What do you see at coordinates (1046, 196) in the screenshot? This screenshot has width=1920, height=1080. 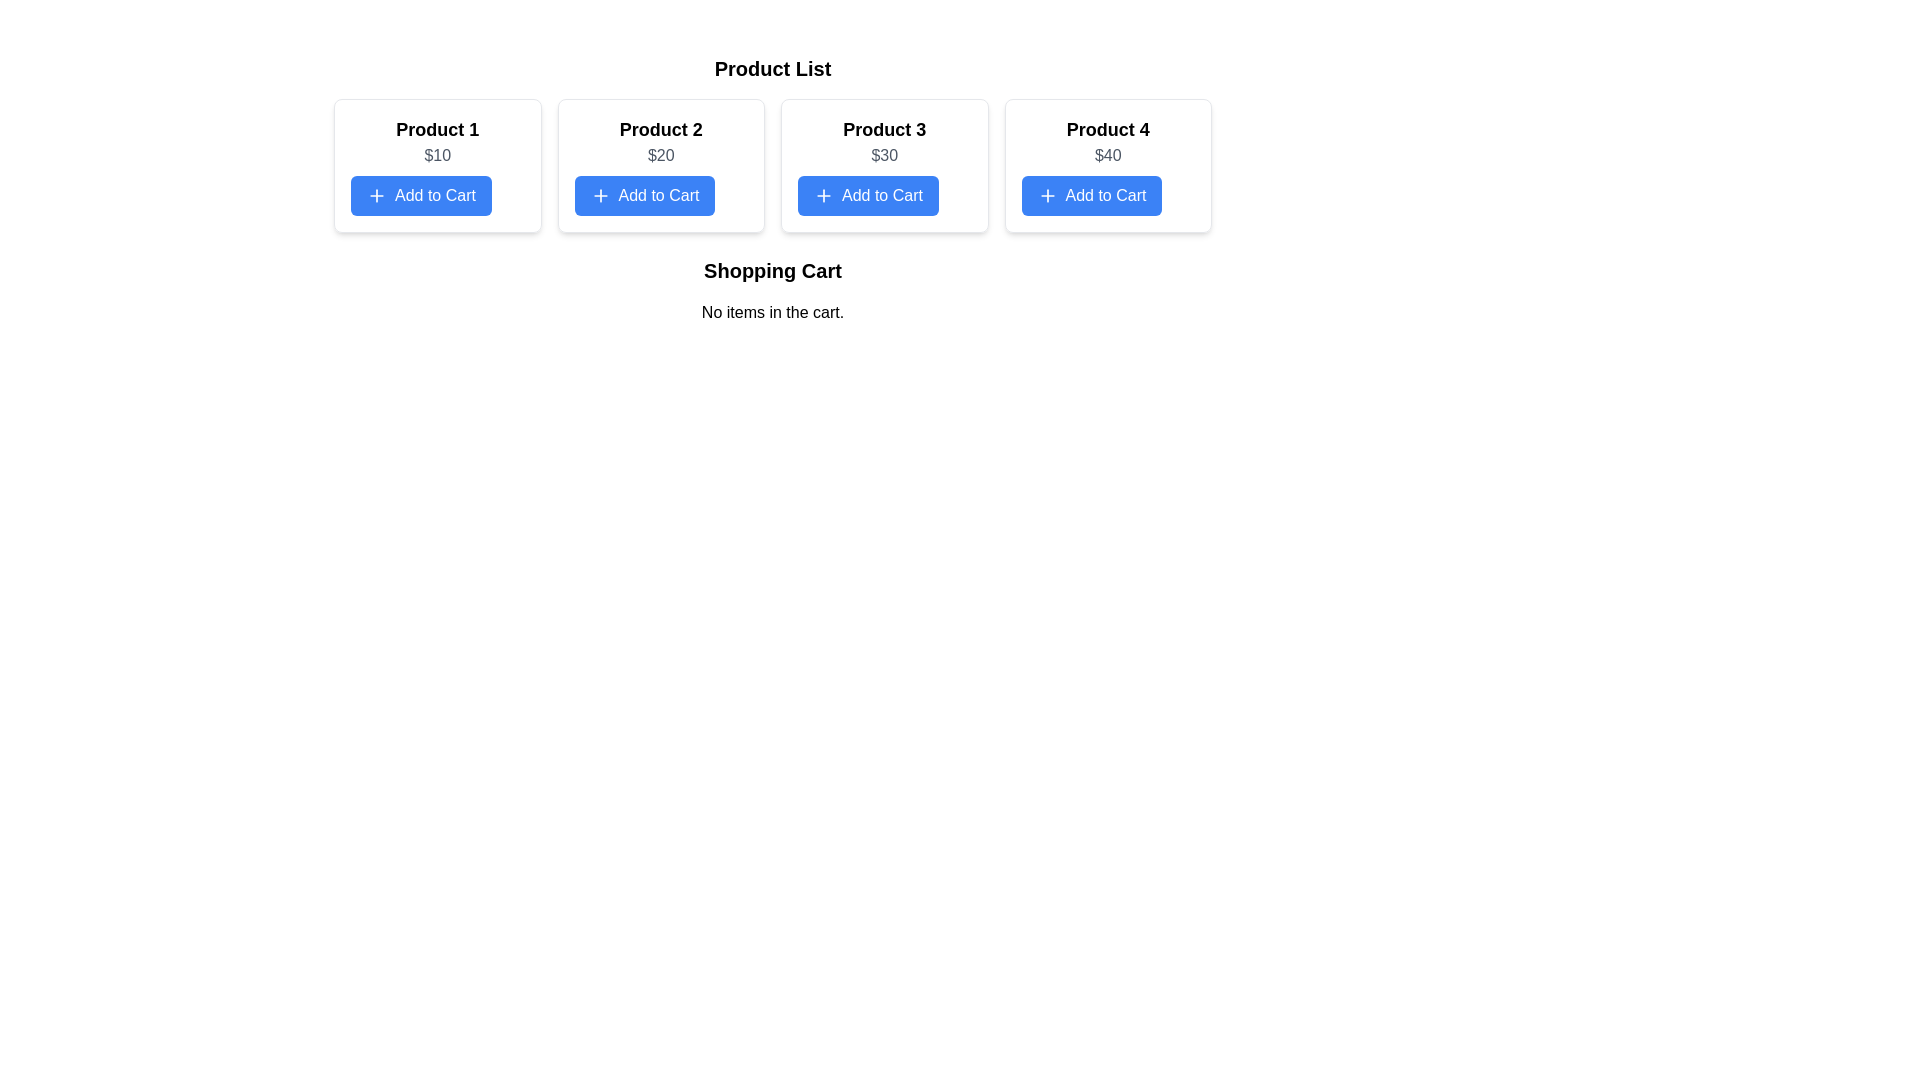 I see `the plus sign icon located within the 'Add to Cart' button for 'Product 4', positioned to the left of the button text` at bounding box center [1046, 196].